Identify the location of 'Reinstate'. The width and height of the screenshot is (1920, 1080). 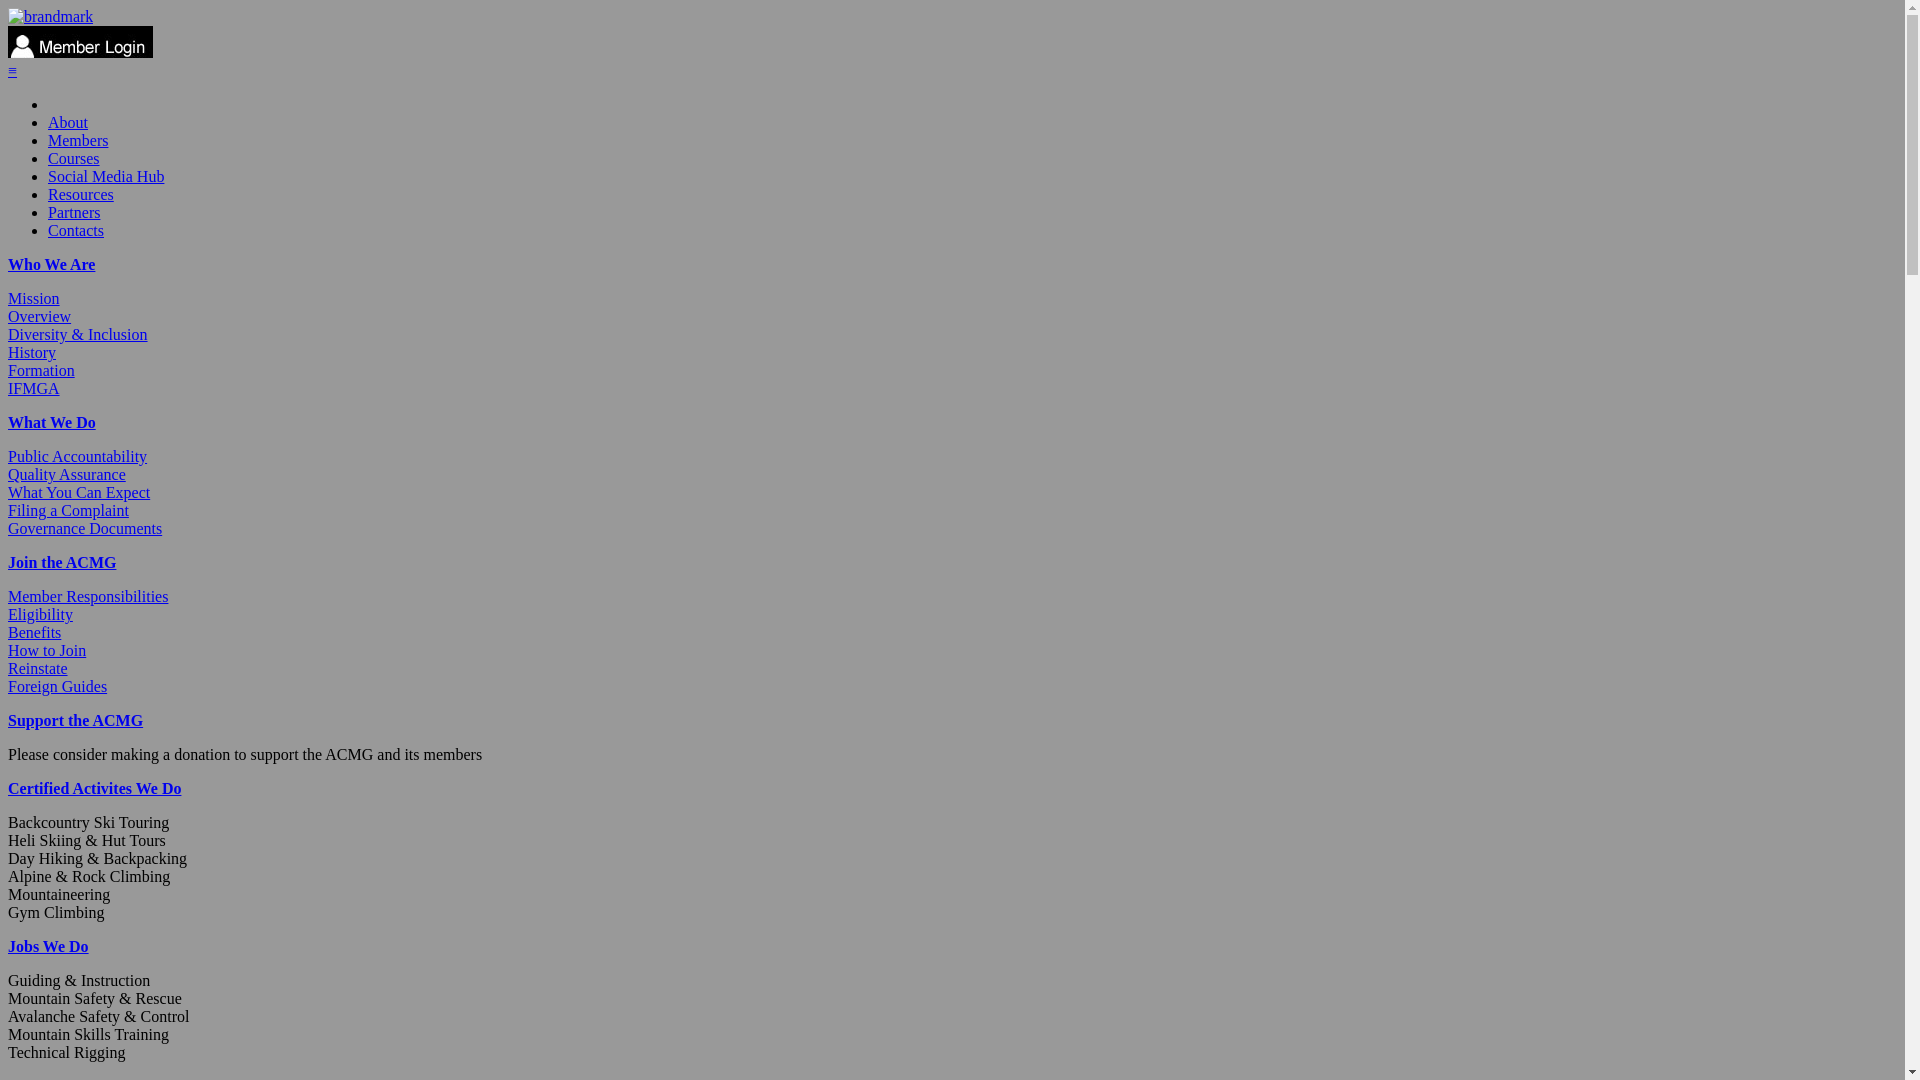
(38, 668).